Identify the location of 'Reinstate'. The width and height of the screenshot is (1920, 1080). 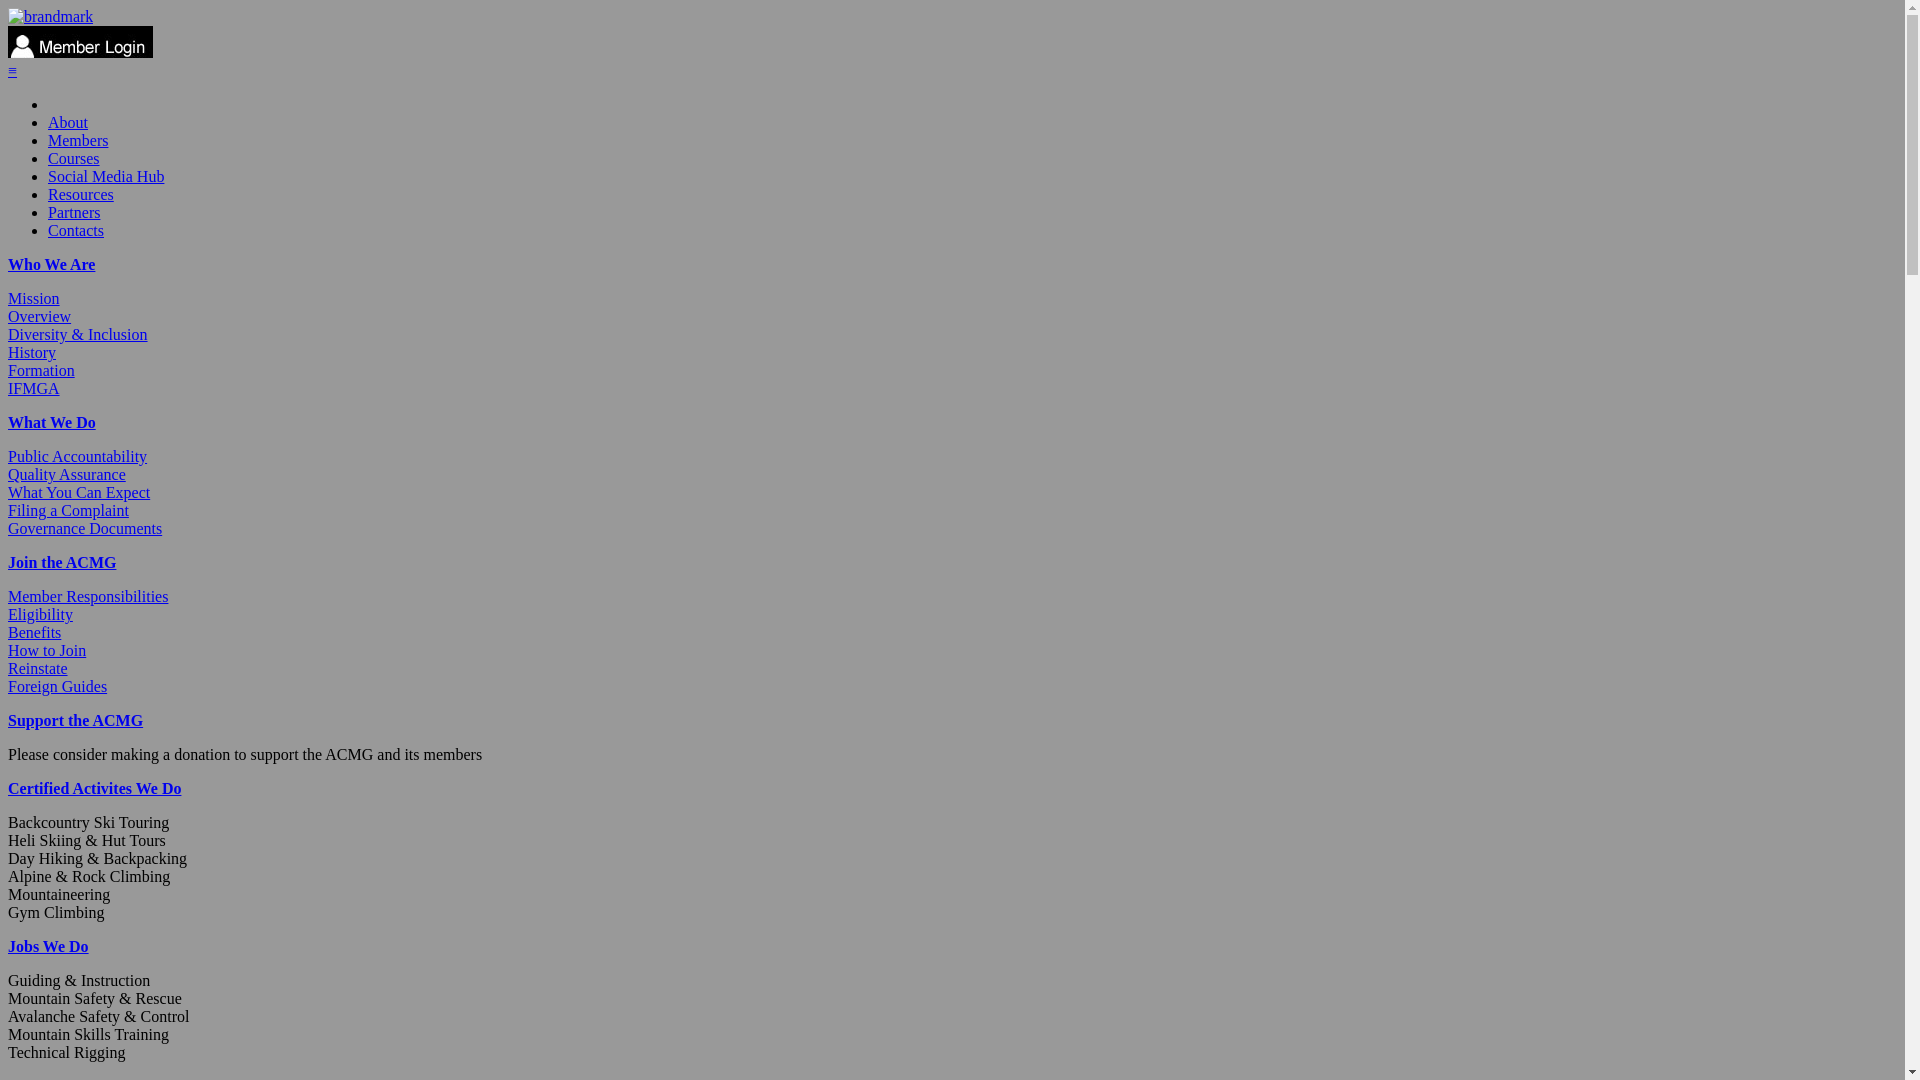
(38, 668).